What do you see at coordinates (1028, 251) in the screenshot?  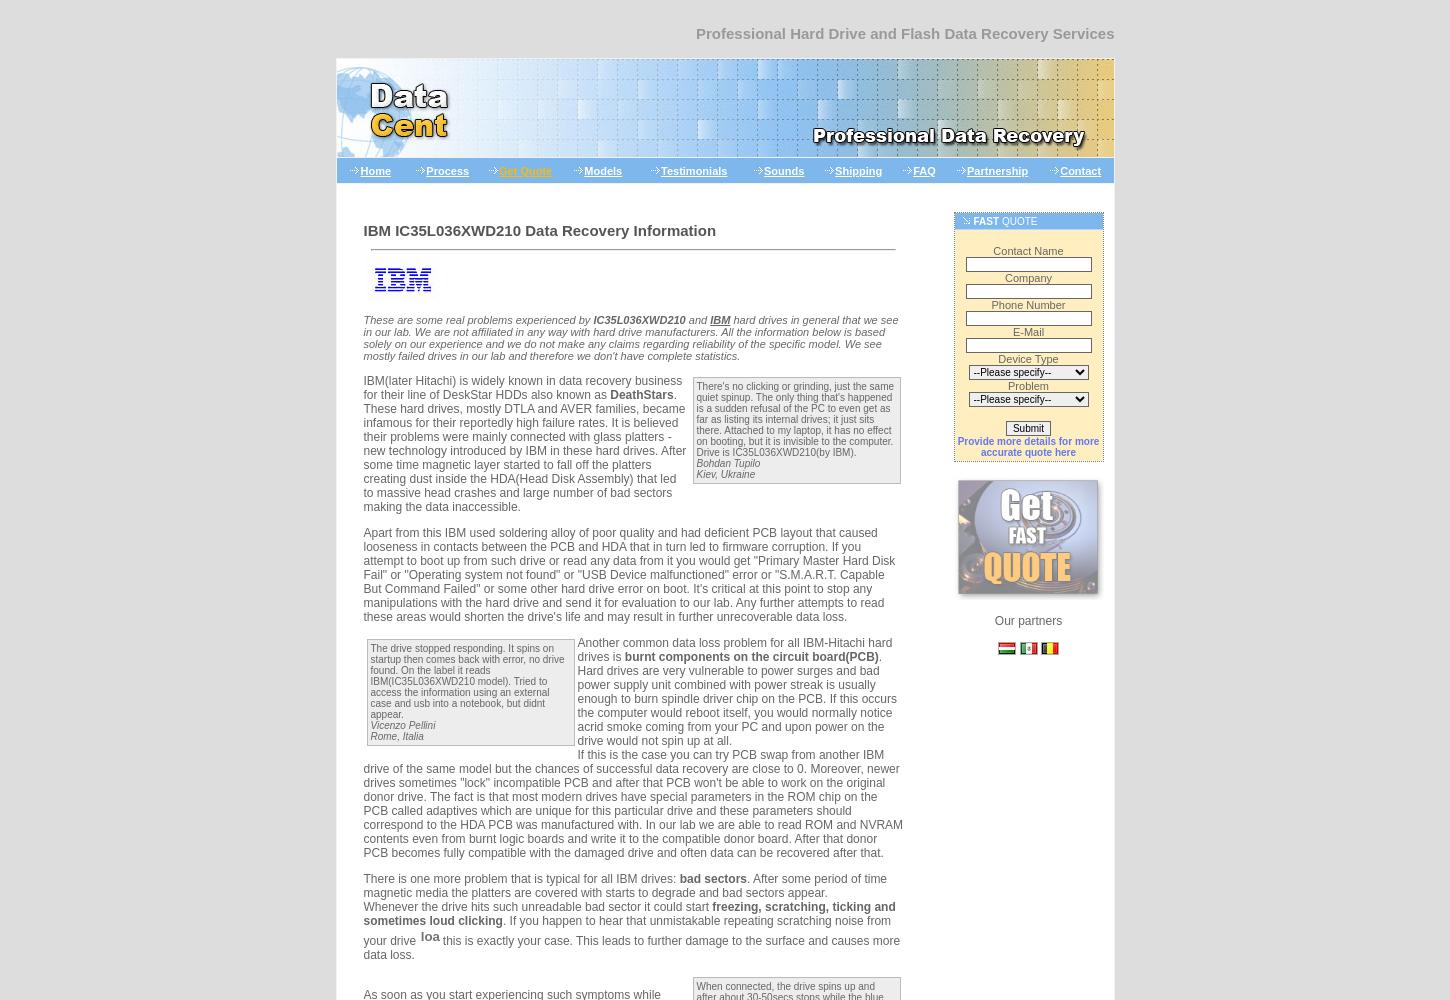 I see `'Contact Name'` at bounding box center [1028, 251].